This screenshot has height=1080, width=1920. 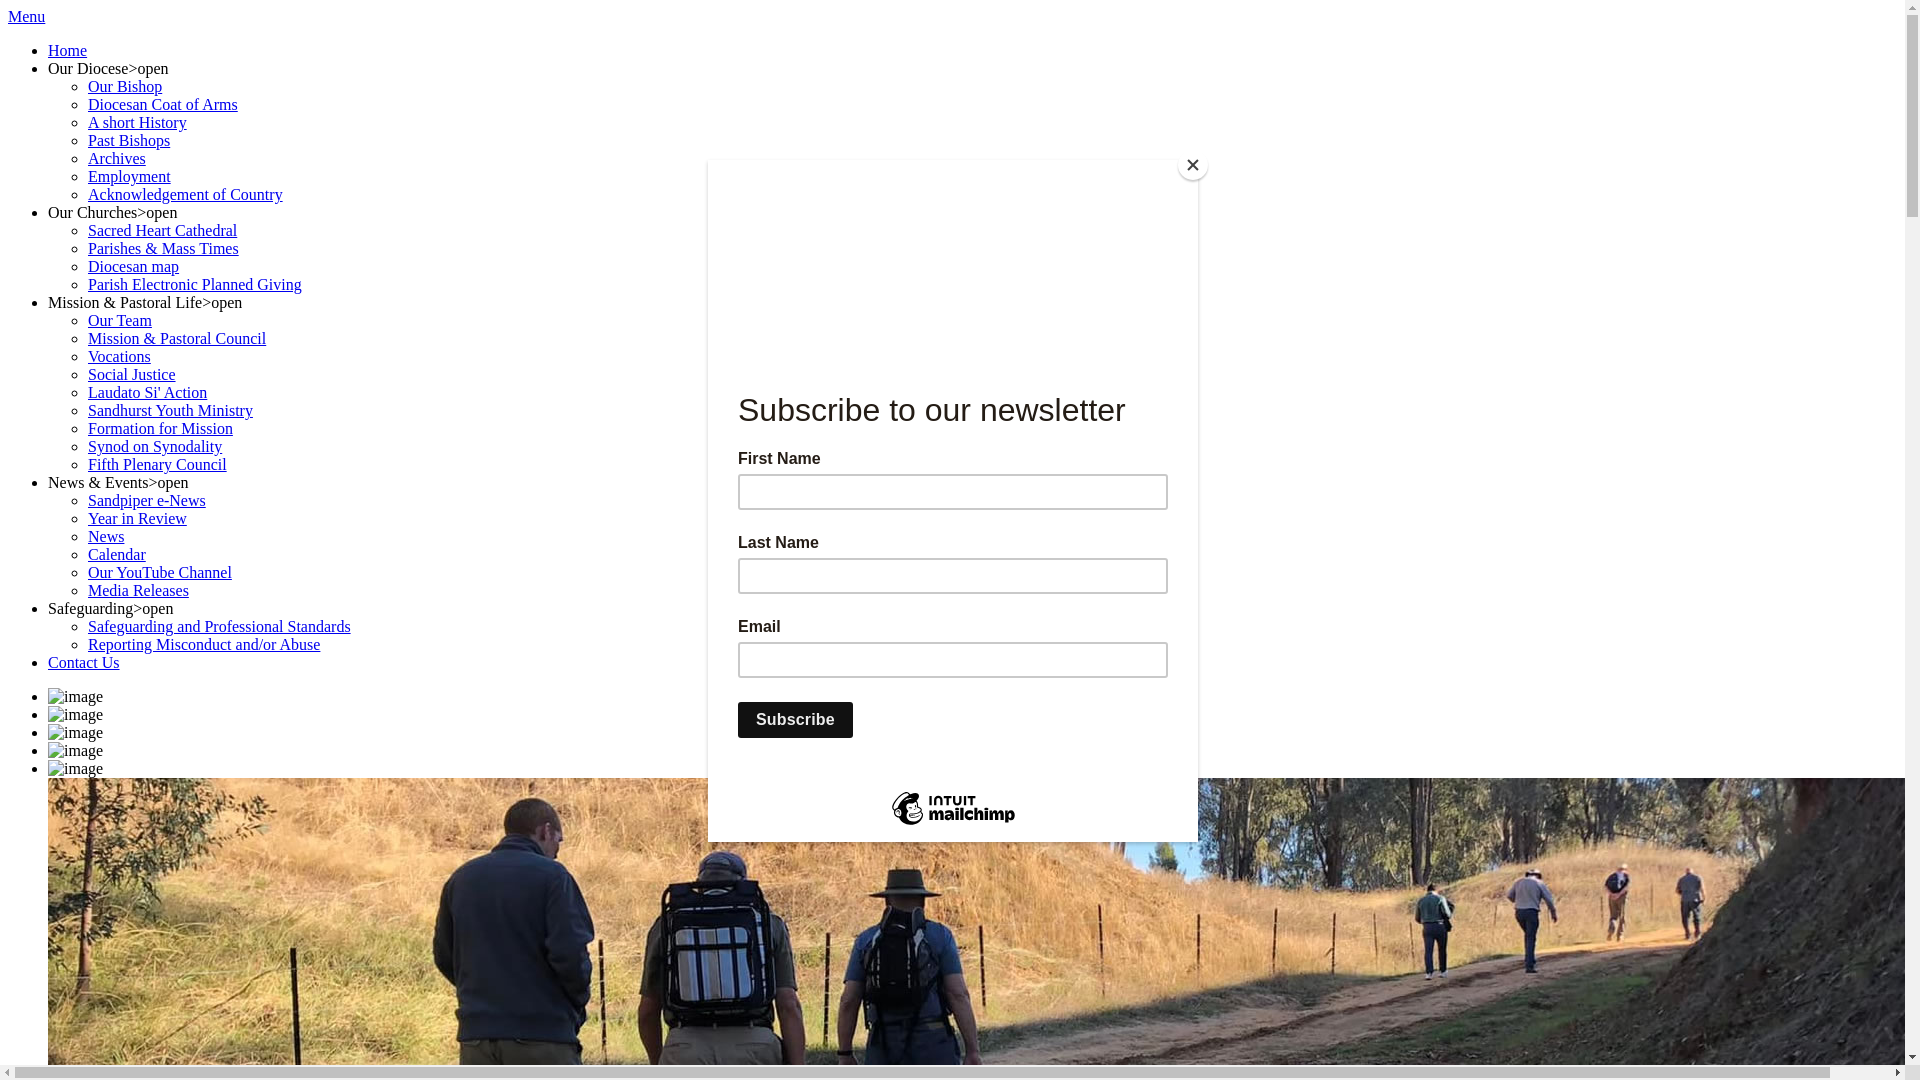 What do you see at coordinates (67, 49) in the screenshot?
I see `'Home'` at bounding box center [67, 49].